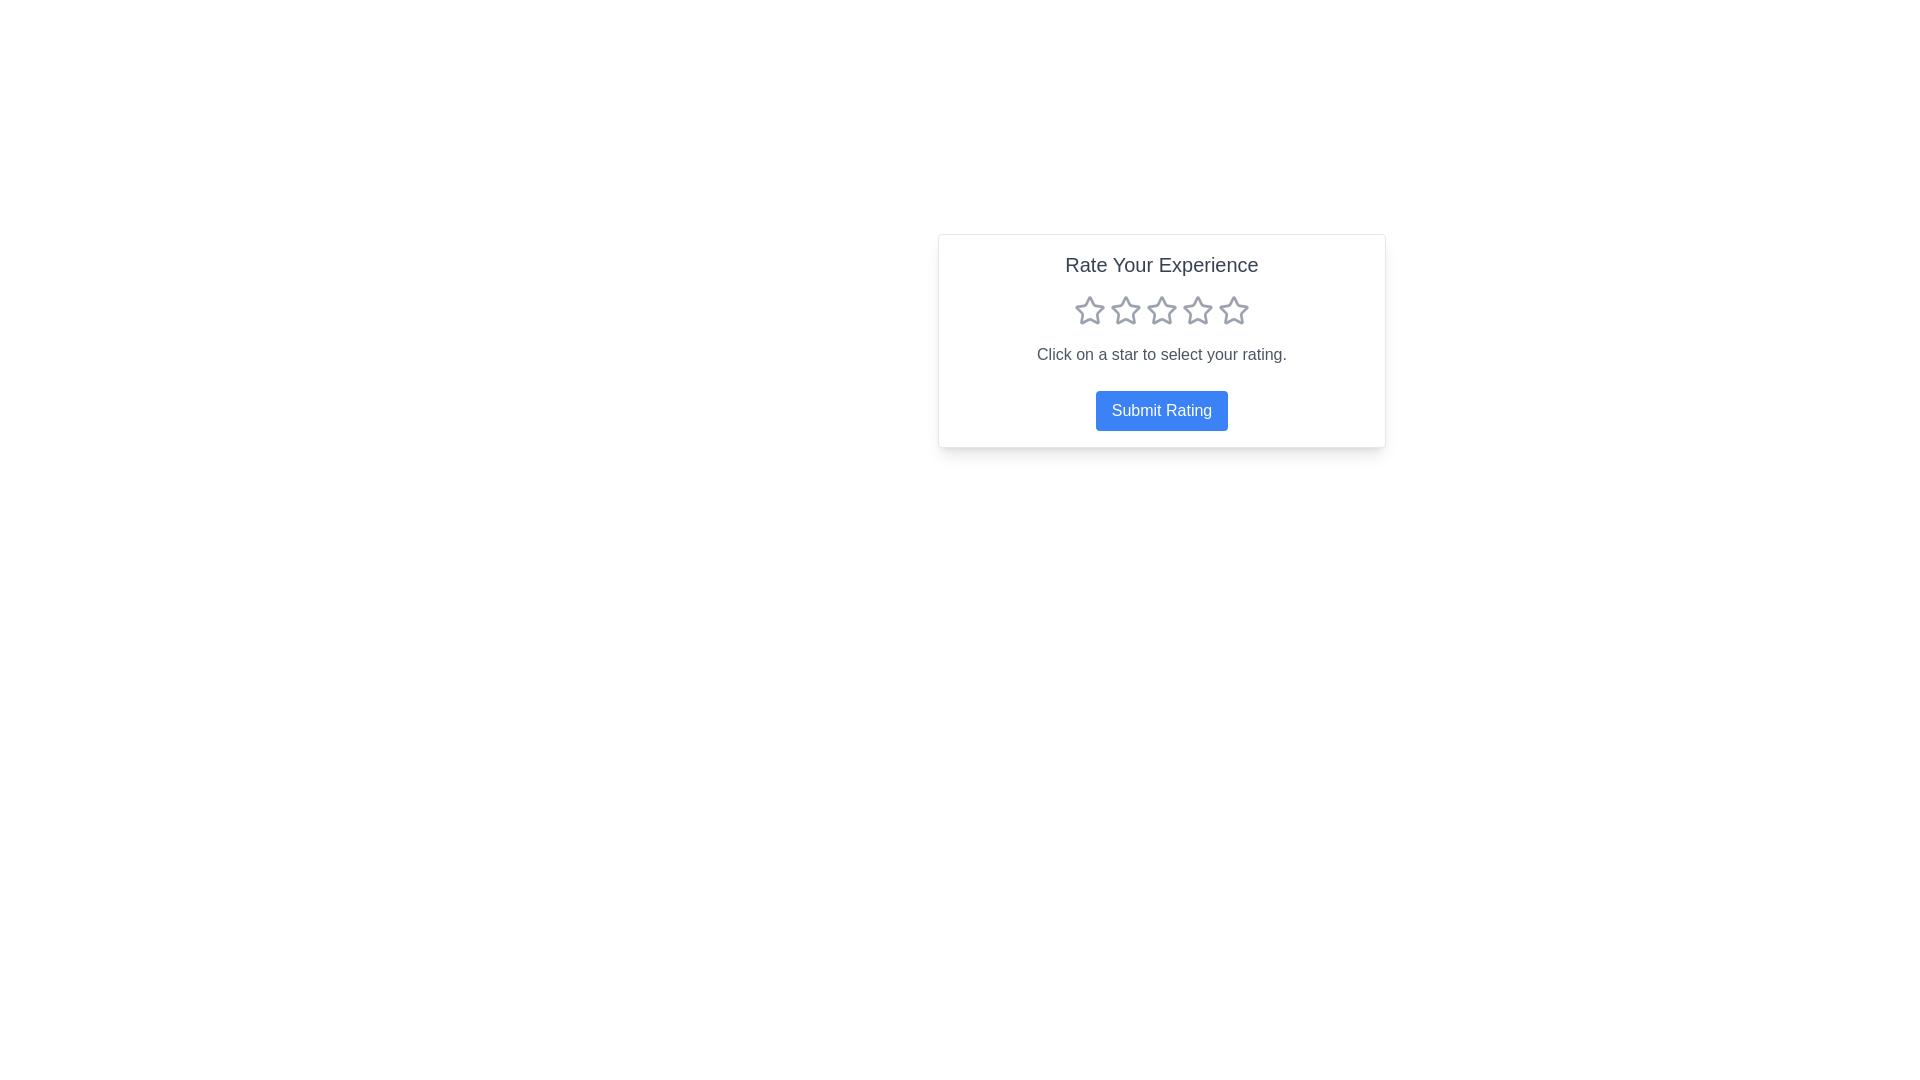 The height and width of the screenshot is (1080, 1920). What do you see at coordinates (1126, 311) in the screenshot?
I see `the third star icon with a hollow center and gray border` at bounding box center [1126, 311].